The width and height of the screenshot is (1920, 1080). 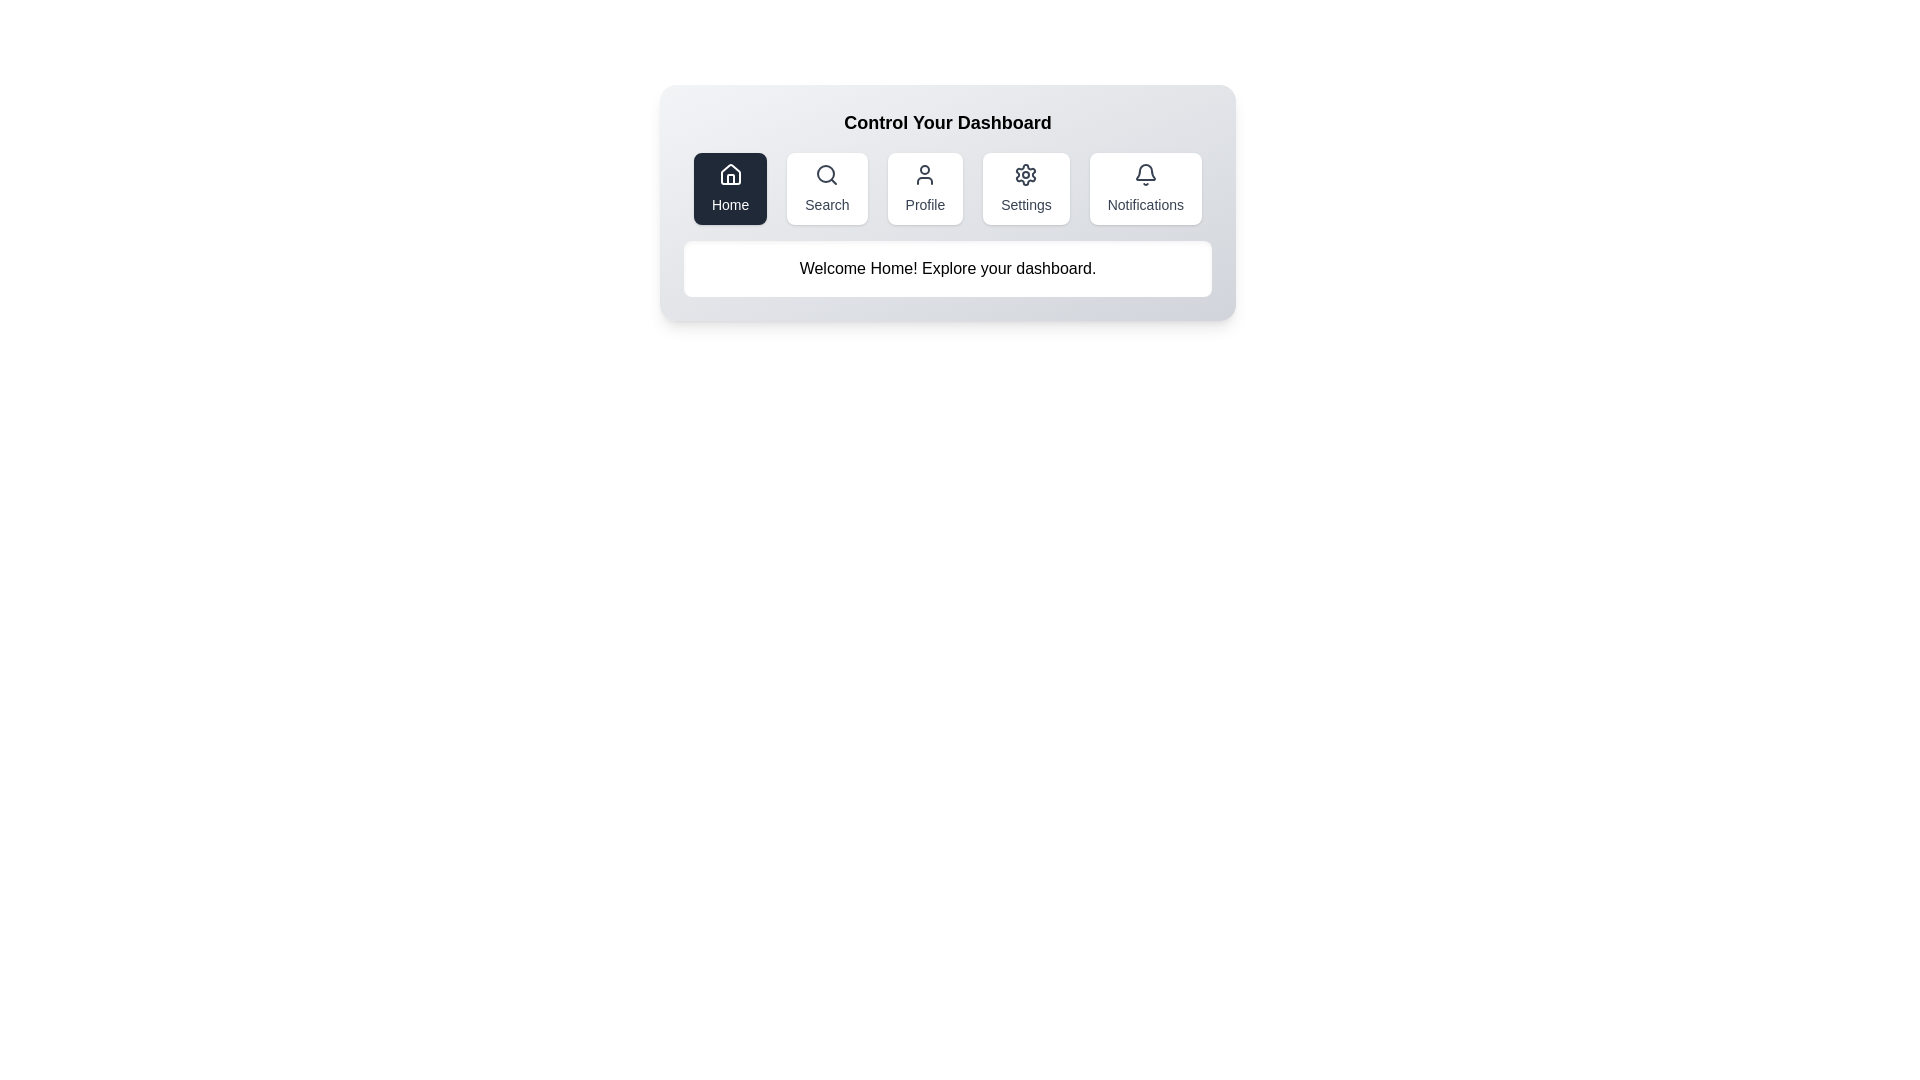 What do you see at coordinates (1026, 173) in the screenshot?
I see `the Settings icon located in the primary dashboard's navigation bar, positioned between the Profile and Notifications buttons` at bounding box center [1026, 173].